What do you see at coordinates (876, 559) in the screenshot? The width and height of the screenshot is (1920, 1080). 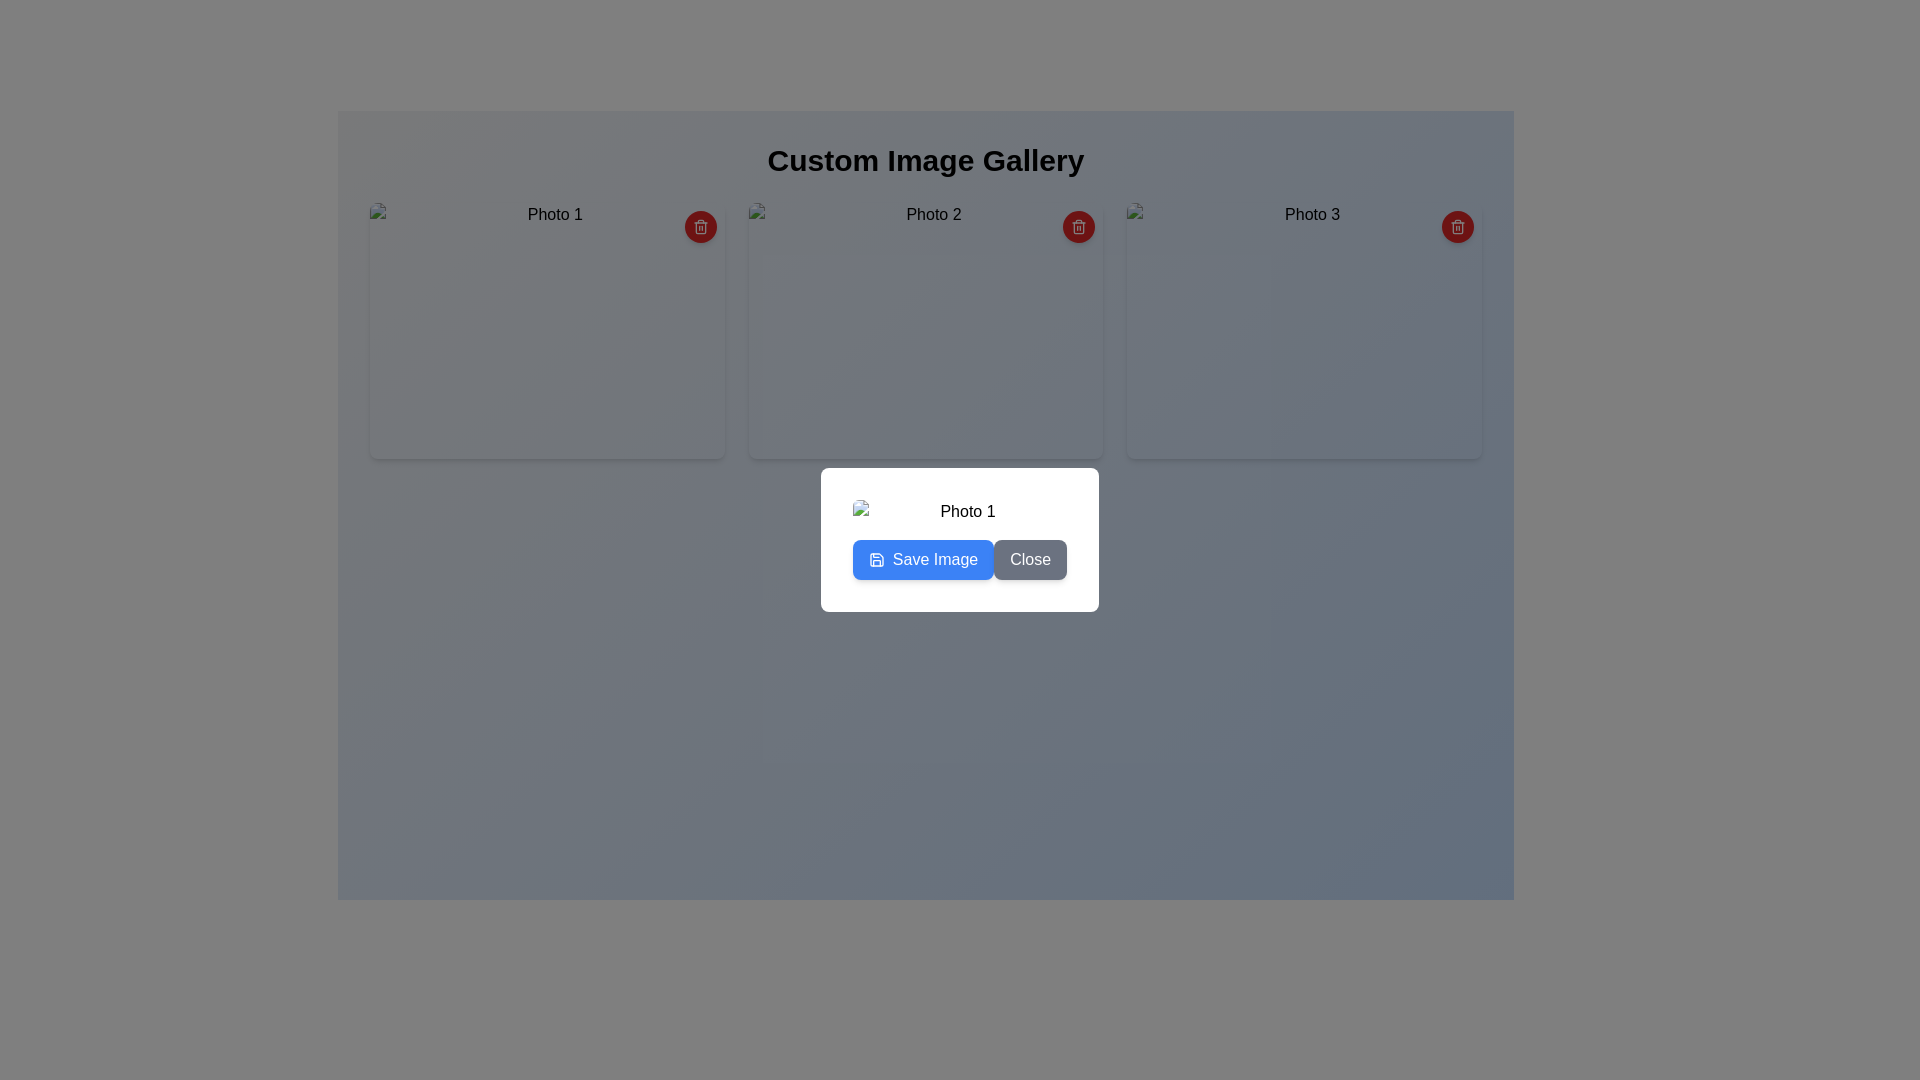 I see `the blue save icon located to the left of the 'Save Image' text within the button` at bounding box center [876, 559].